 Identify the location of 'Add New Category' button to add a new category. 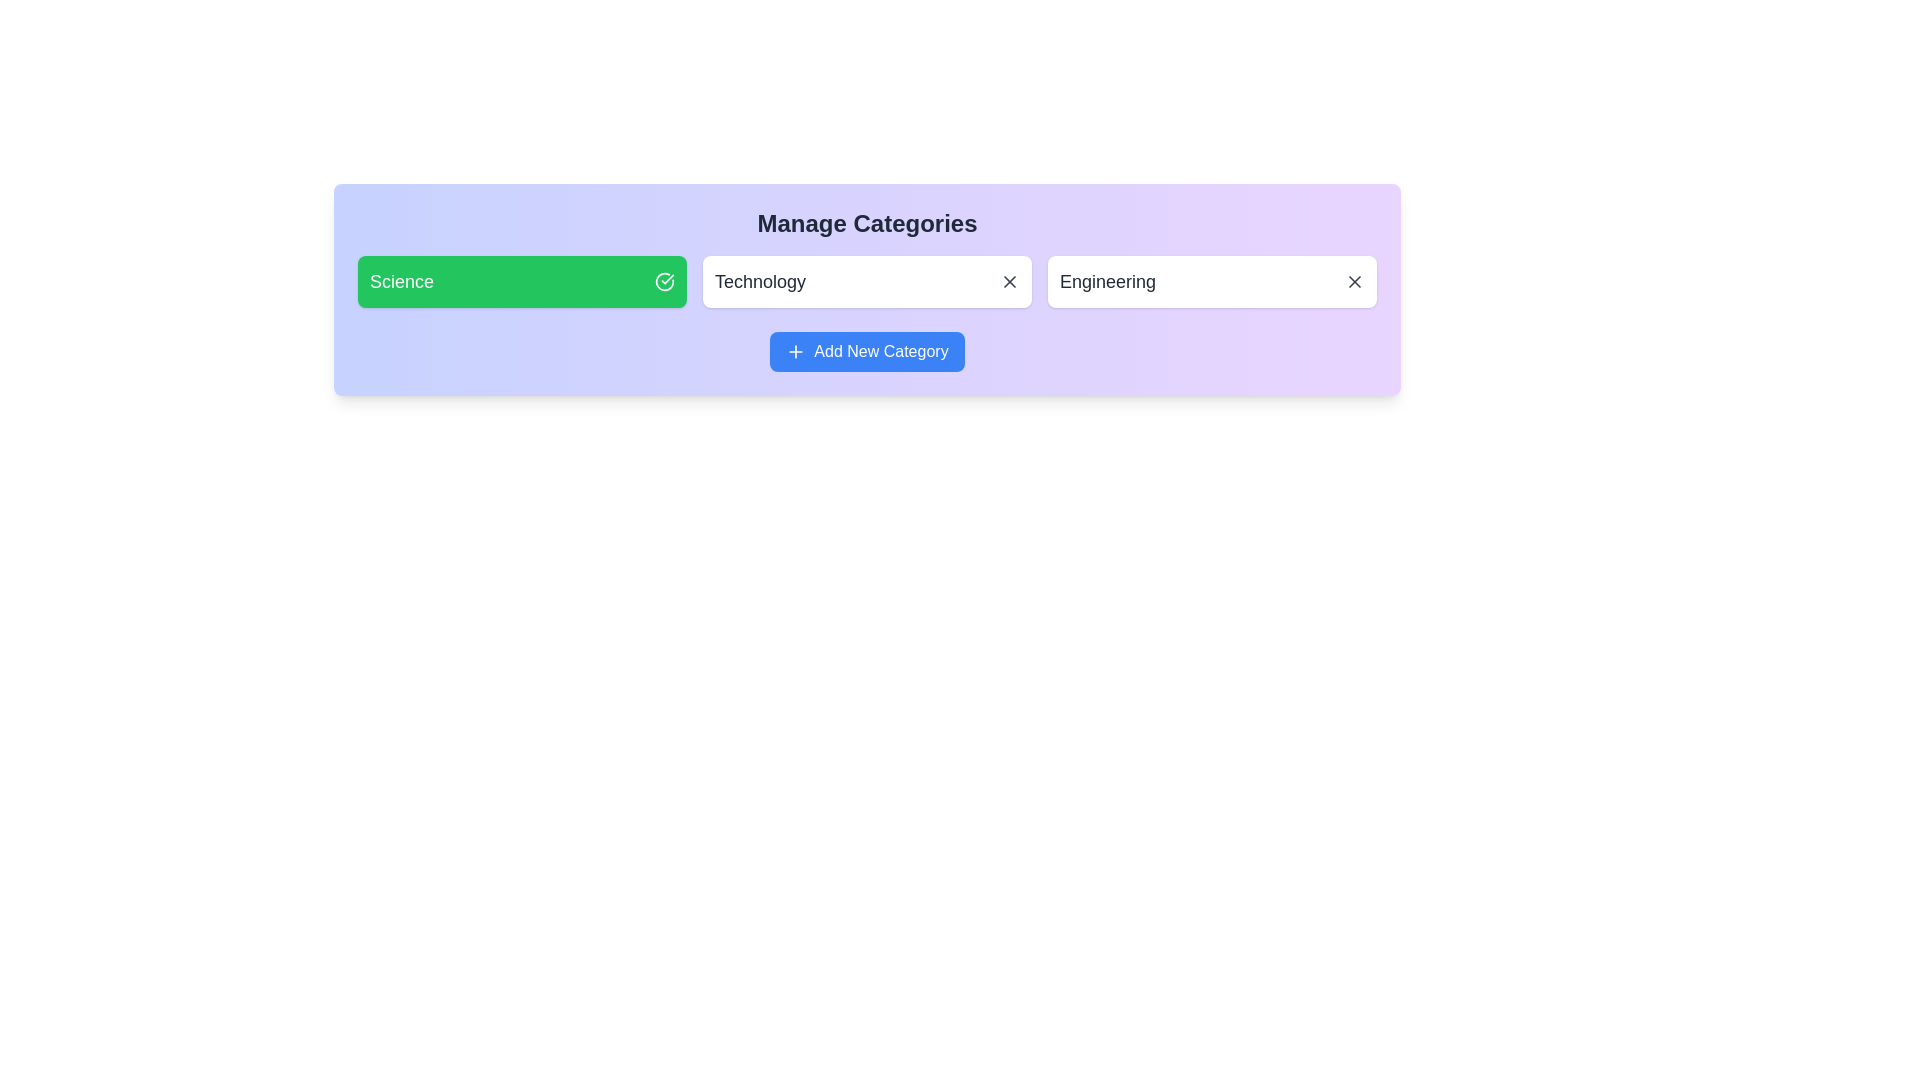
(867, 350).